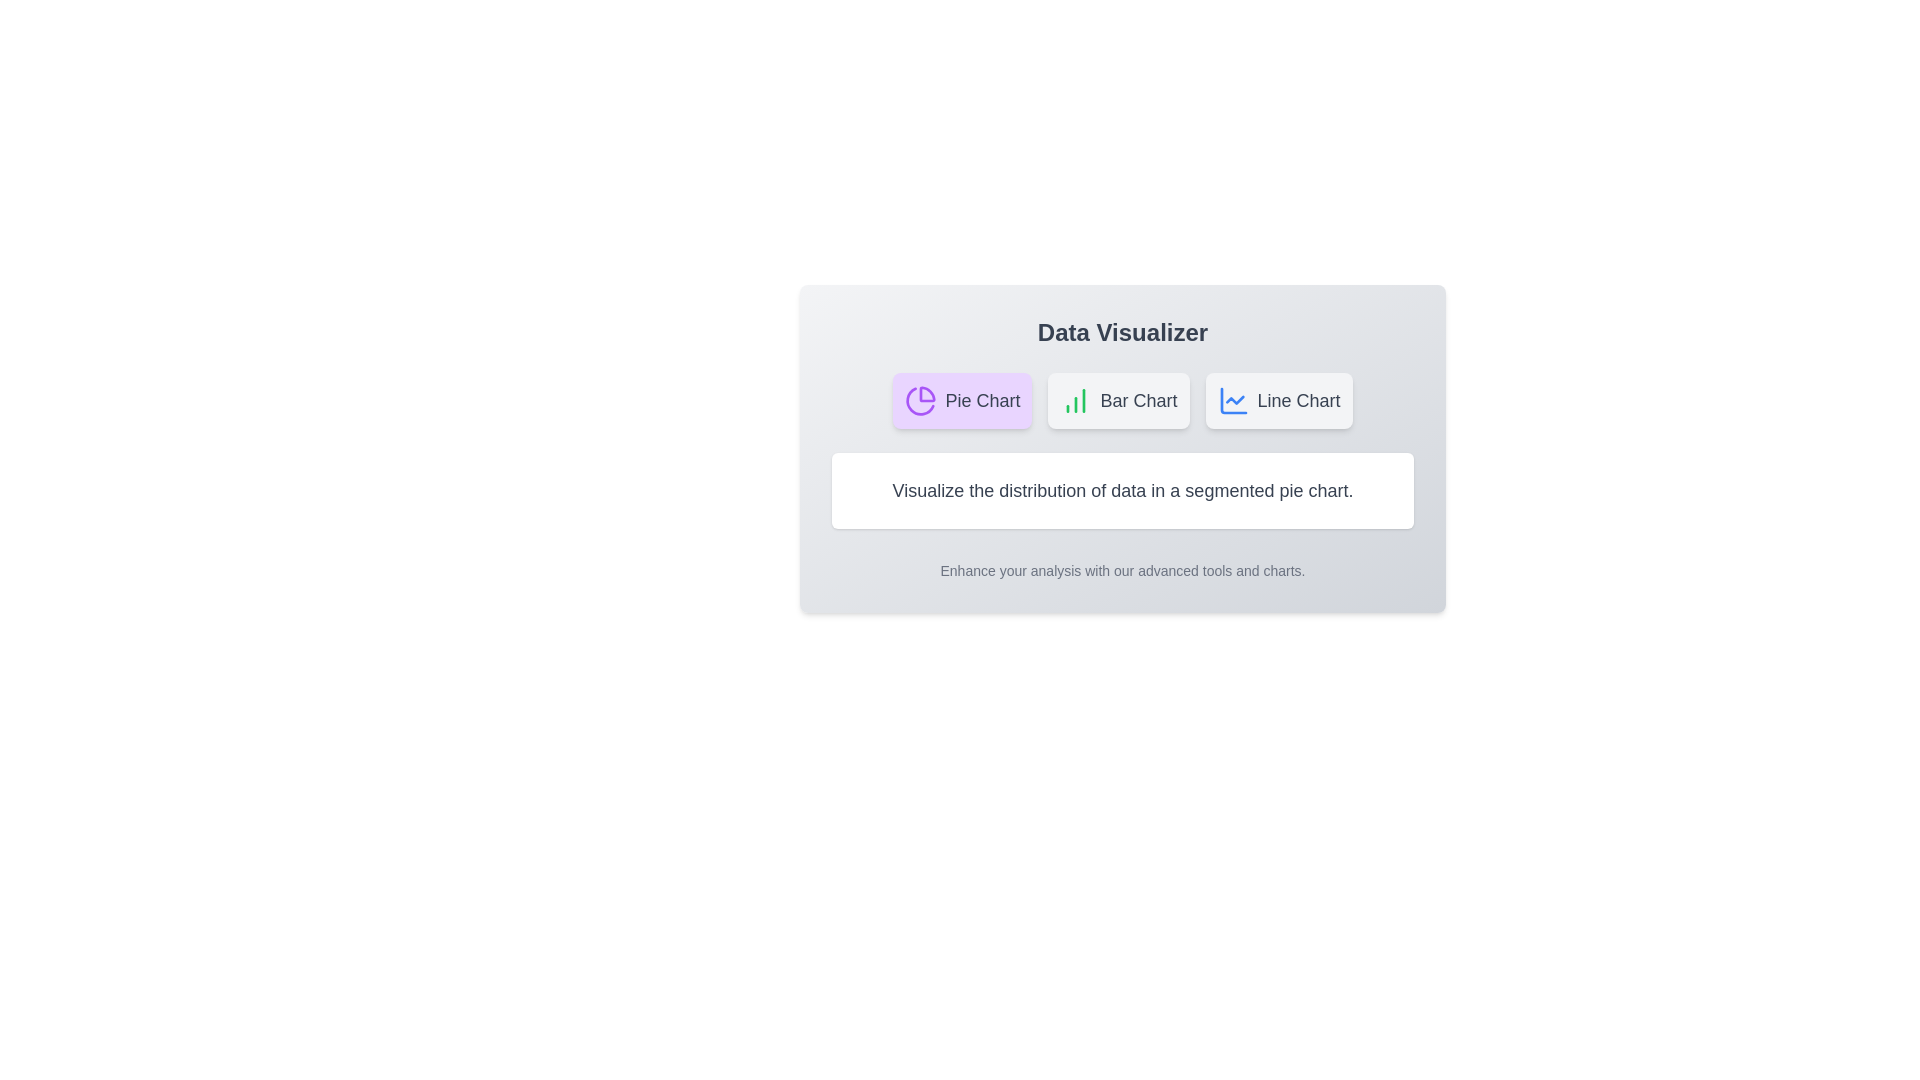  What do you see at coordinates (1278, 401) in the screenshot?
I see `the button labeled 'Line Chart' to observe hover effects` at bounding box center [1278, 401].